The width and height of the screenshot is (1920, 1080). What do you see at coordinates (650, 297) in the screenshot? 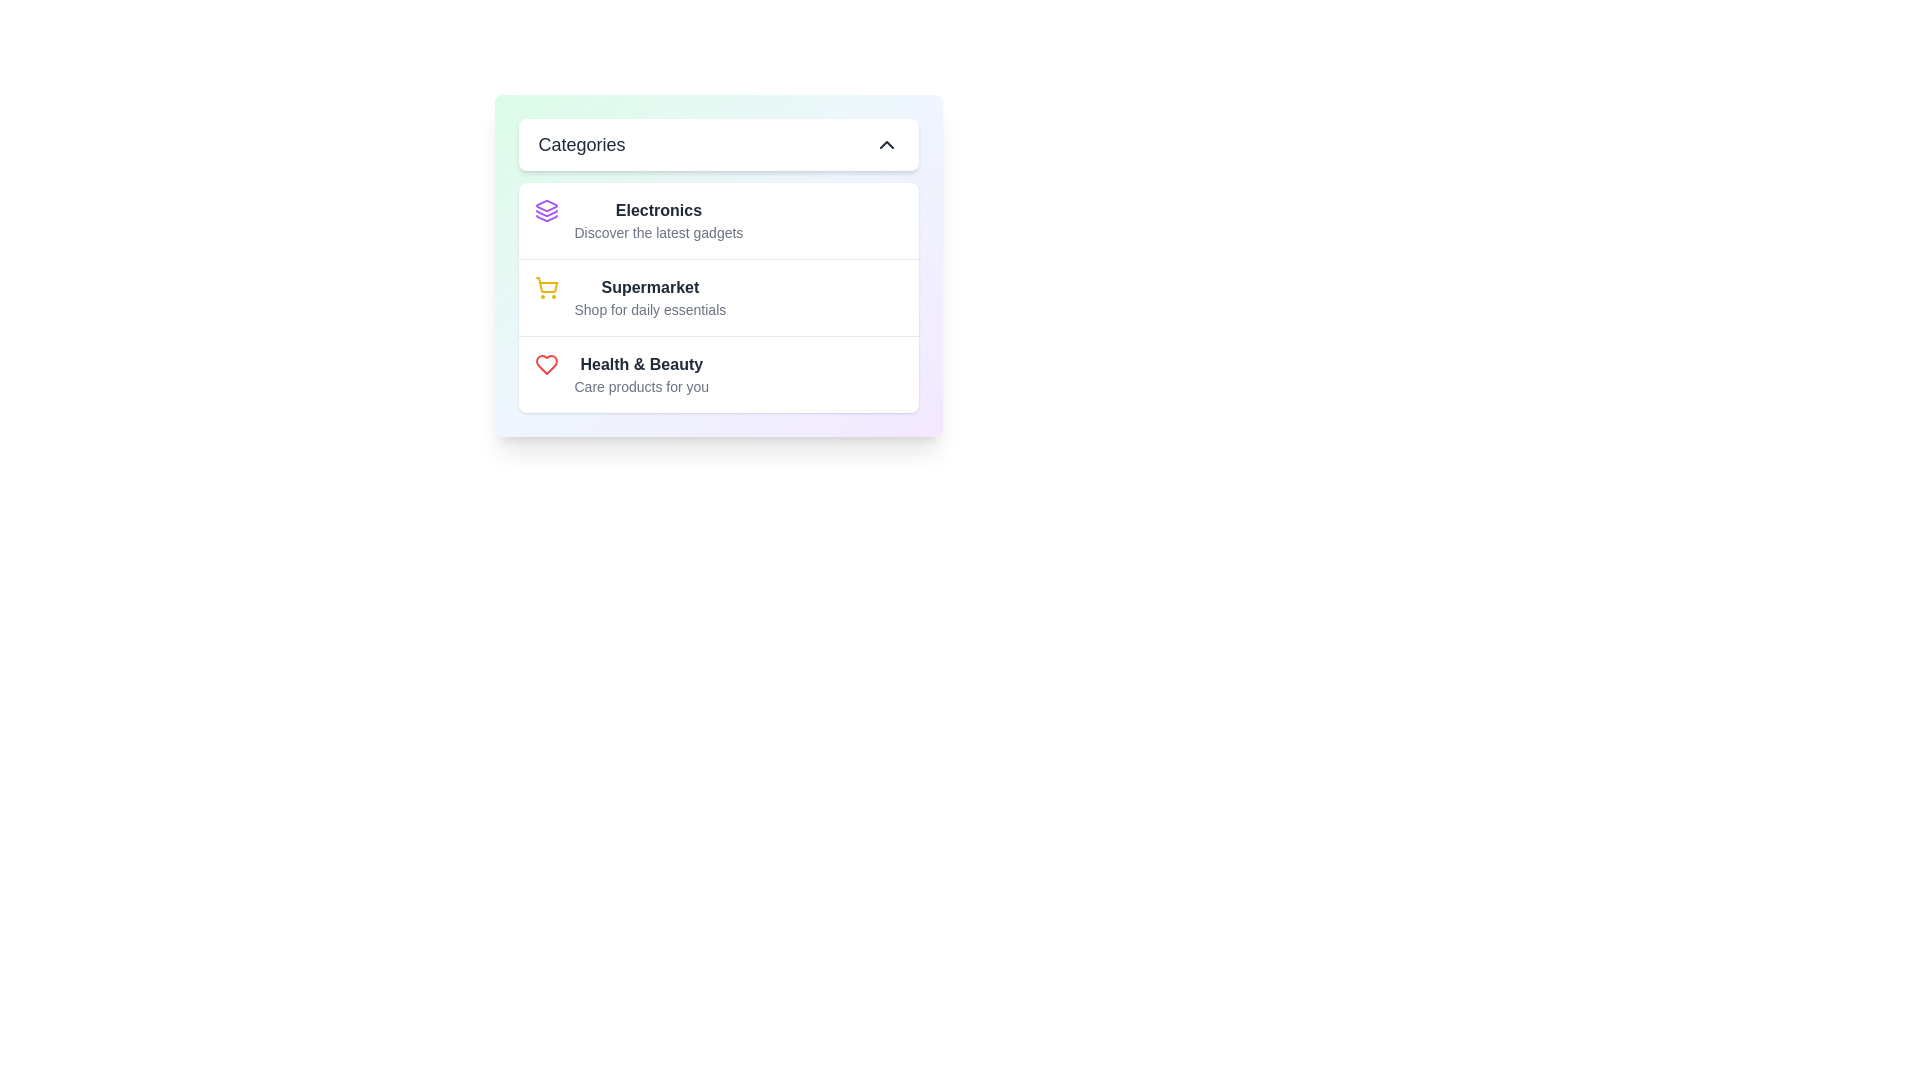
I see `the second category option` at bounding box center [650, 297].